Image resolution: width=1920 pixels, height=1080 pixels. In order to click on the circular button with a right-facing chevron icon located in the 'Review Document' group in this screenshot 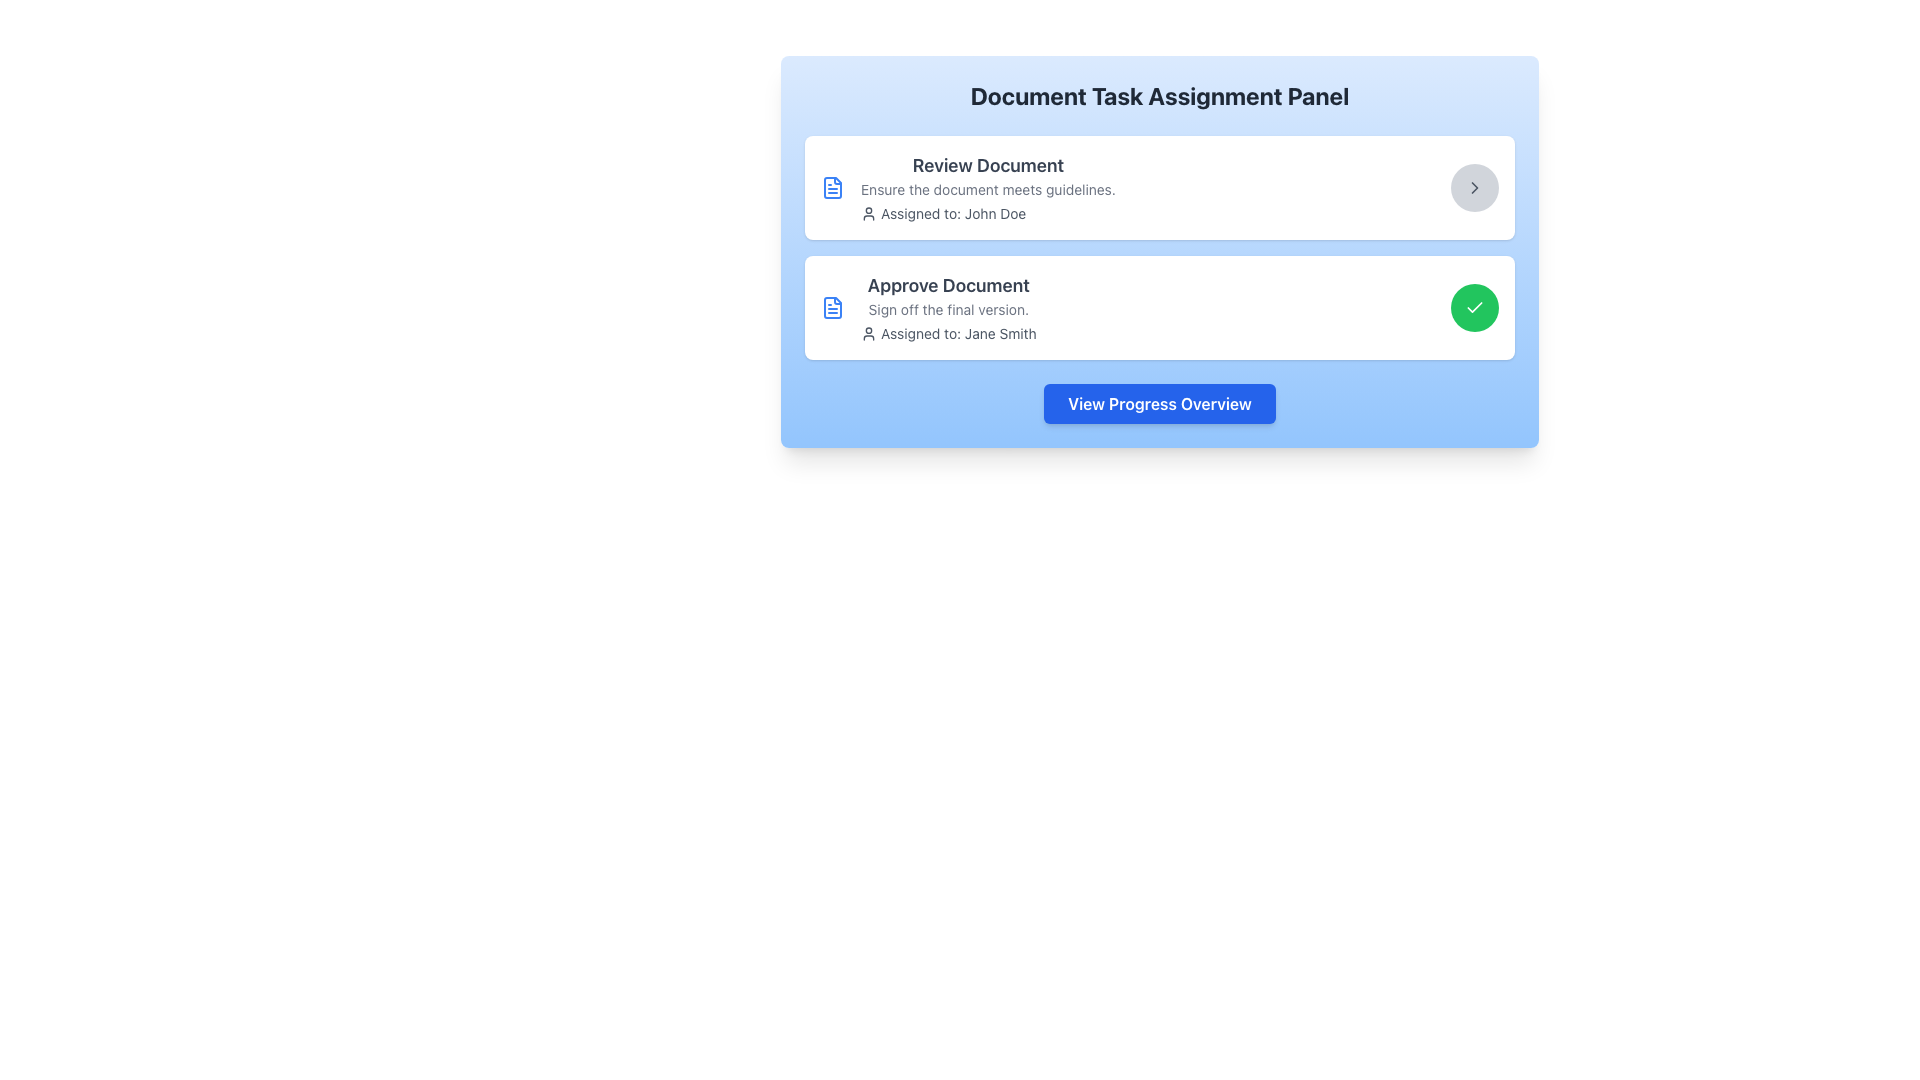, I will do `click(1474, 188)`.